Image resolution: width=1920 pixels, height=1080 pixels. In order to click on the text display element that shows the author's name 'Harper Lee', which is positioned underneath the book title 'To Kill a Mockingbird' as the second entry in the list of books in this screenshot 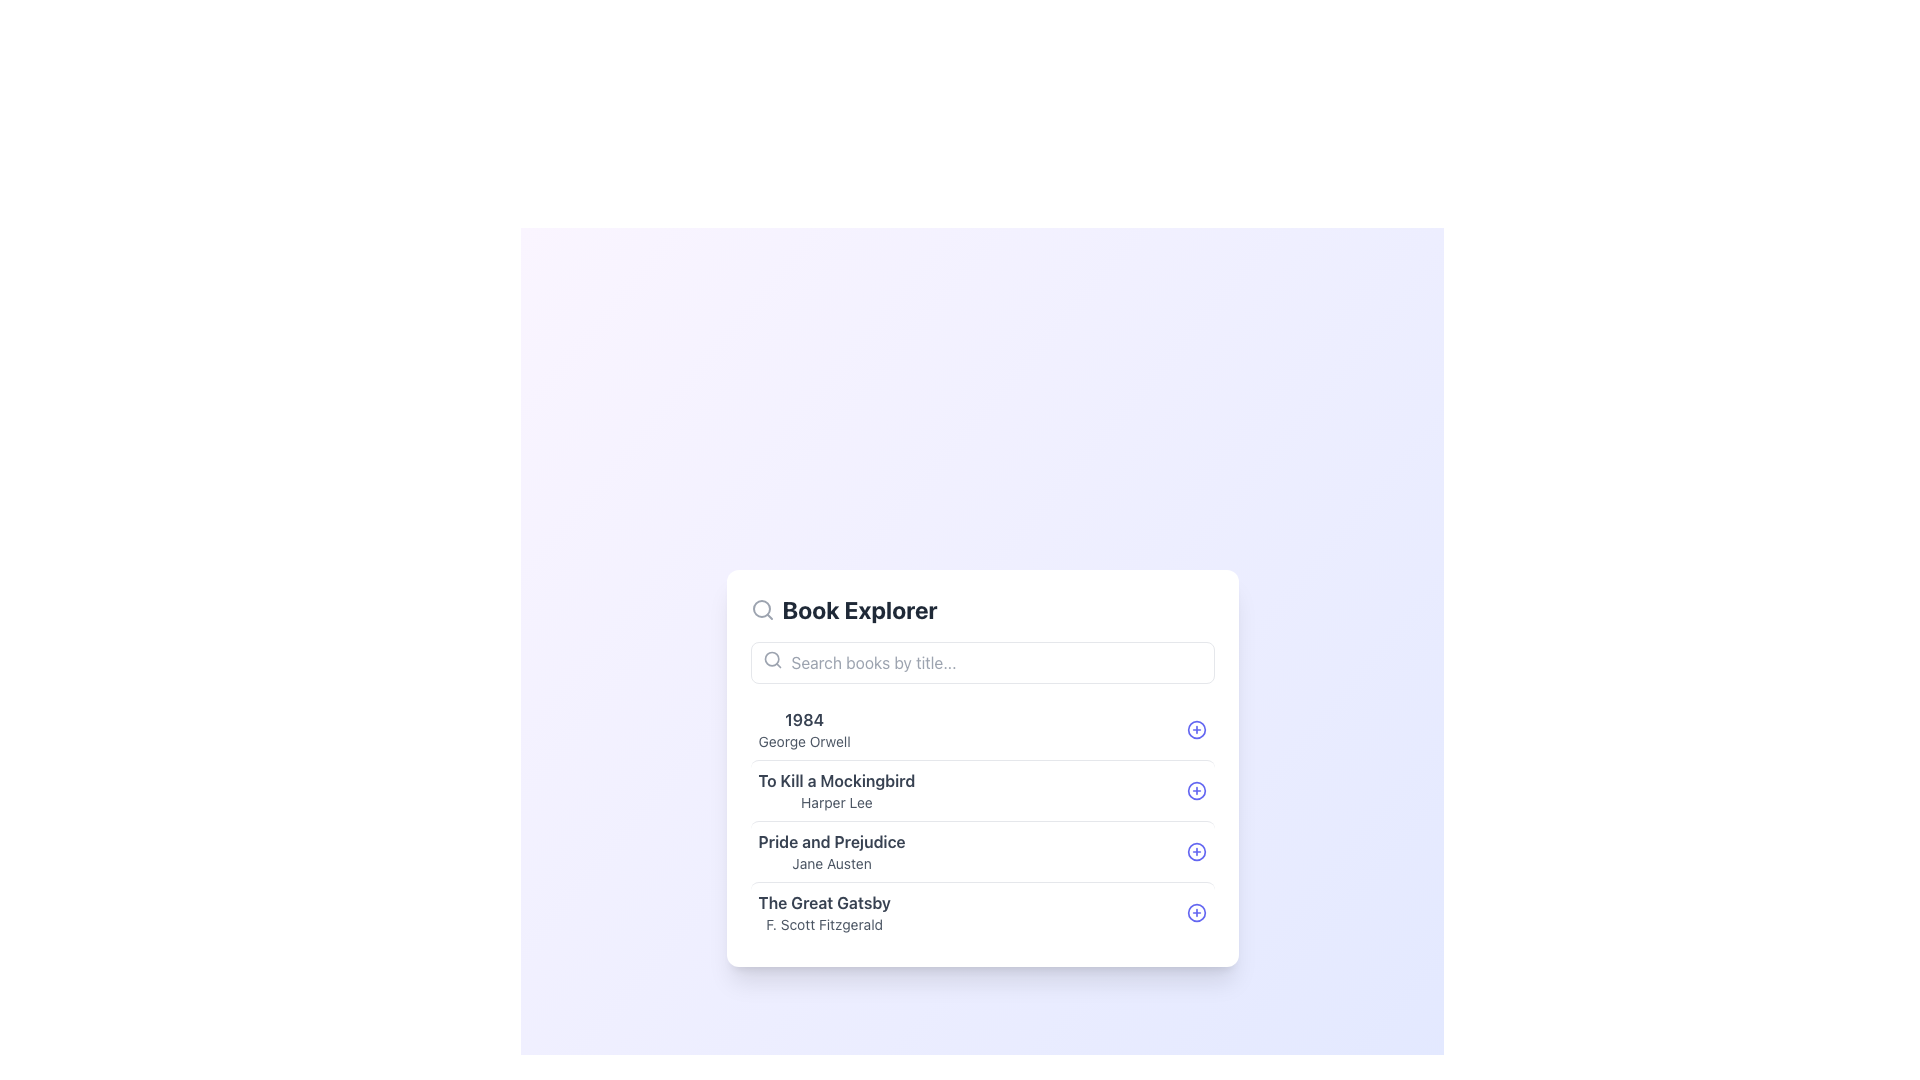, I will do `click(836, 801)`.